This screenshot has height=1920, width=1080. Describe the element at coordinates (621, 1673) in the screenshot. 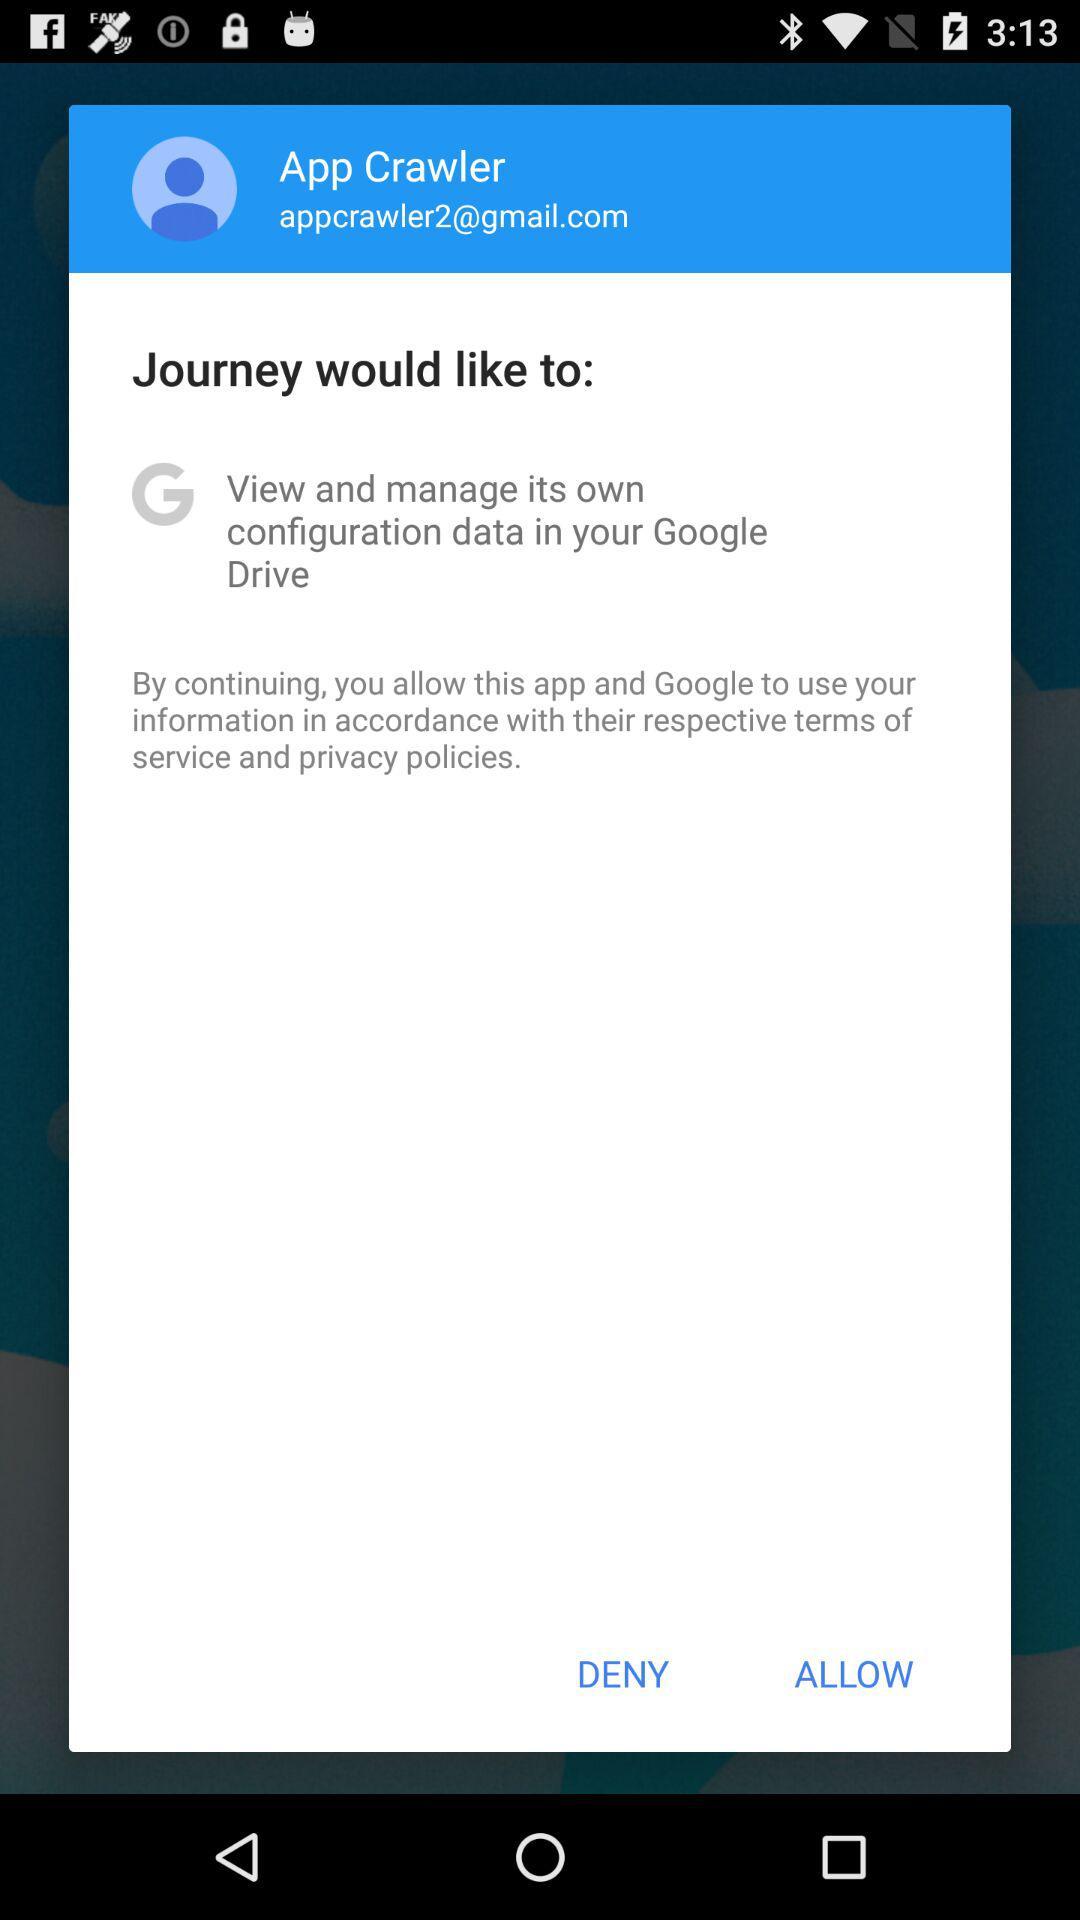

I see `the icon at the bottom` at that location.